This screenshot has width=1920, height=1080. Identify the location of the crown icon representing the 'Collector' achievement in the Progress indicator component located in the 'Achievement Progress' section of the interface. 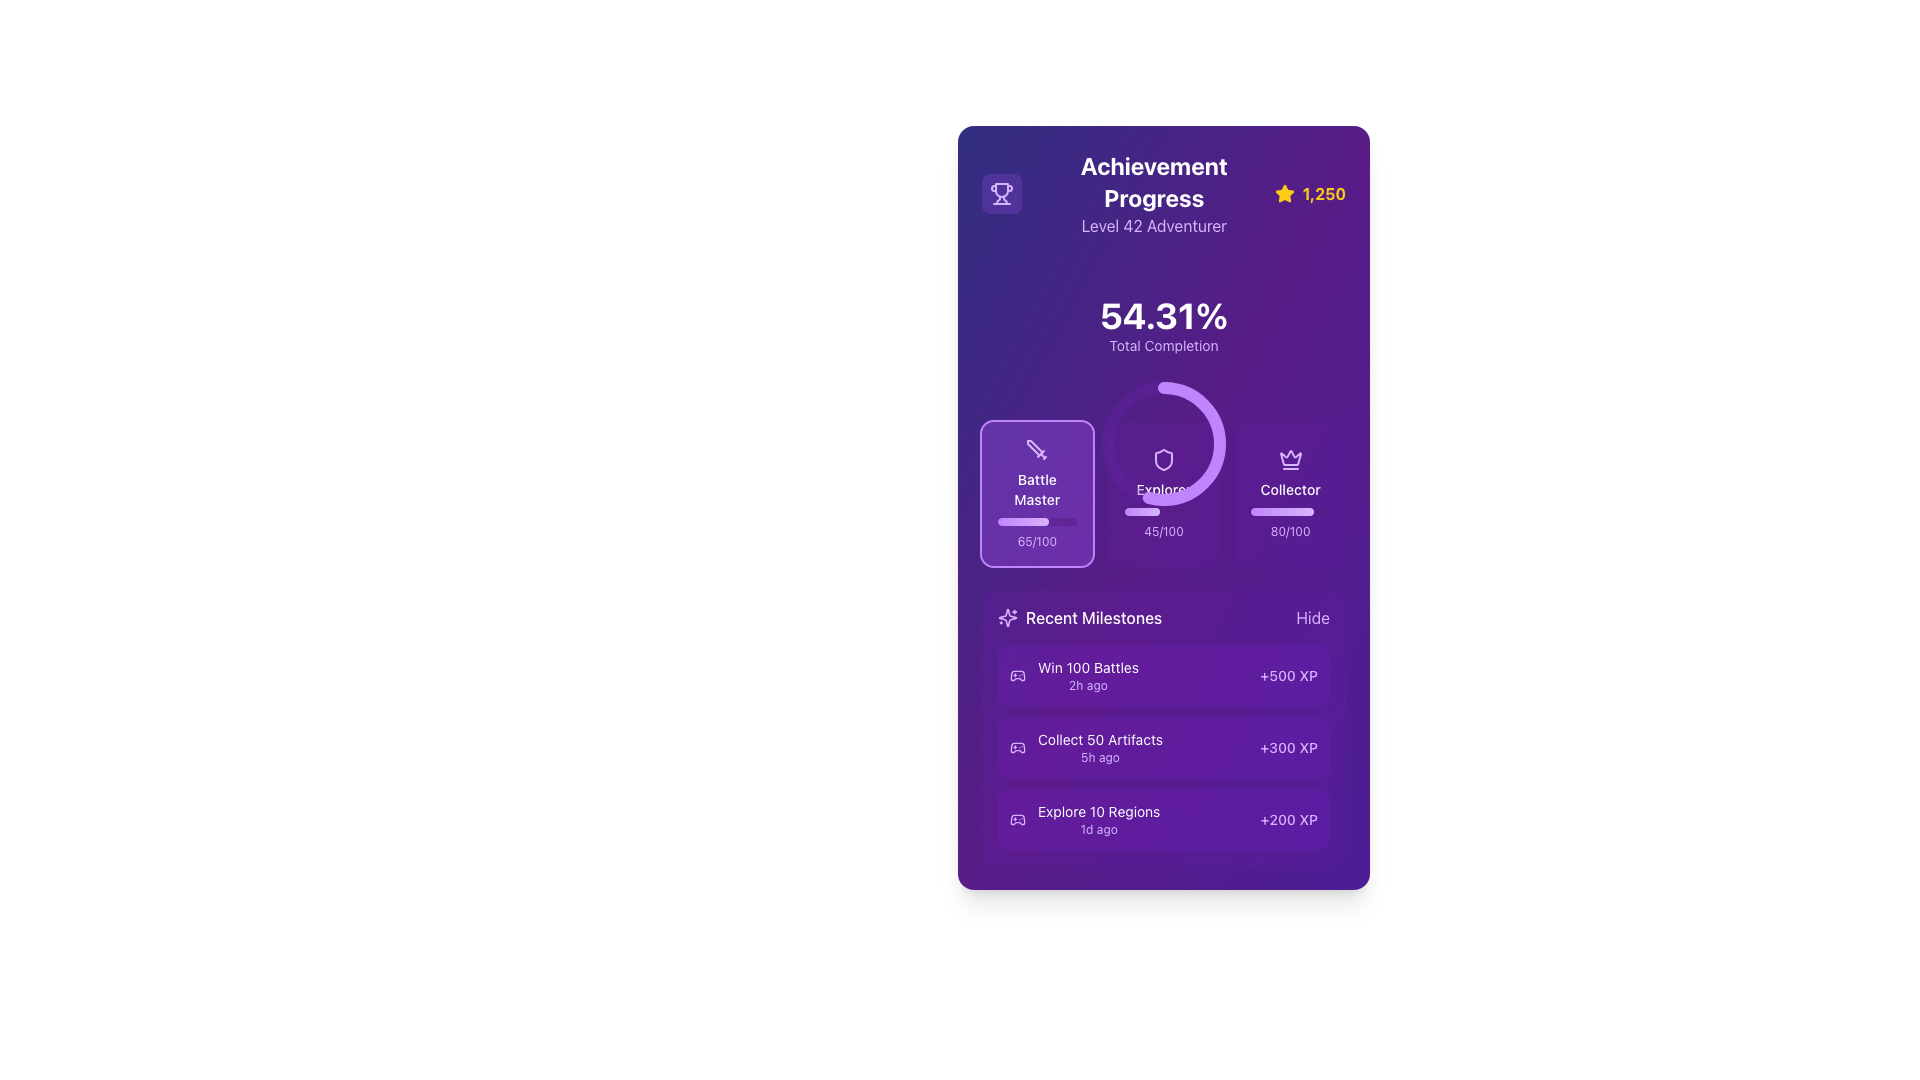
(1290, 493).